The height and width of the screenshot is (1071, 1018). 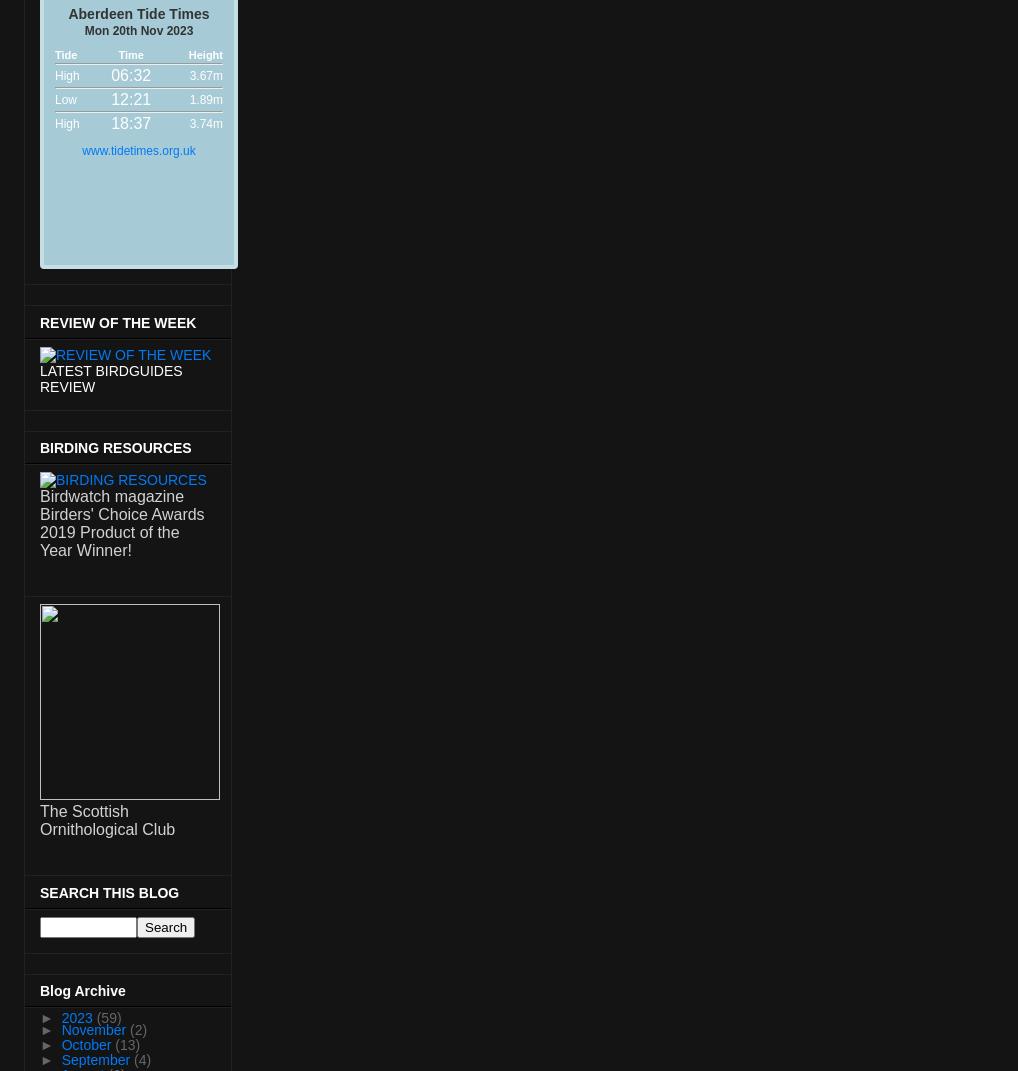 I want to click on 'BIRDING RESOURCES', so click(x=114, y=447).